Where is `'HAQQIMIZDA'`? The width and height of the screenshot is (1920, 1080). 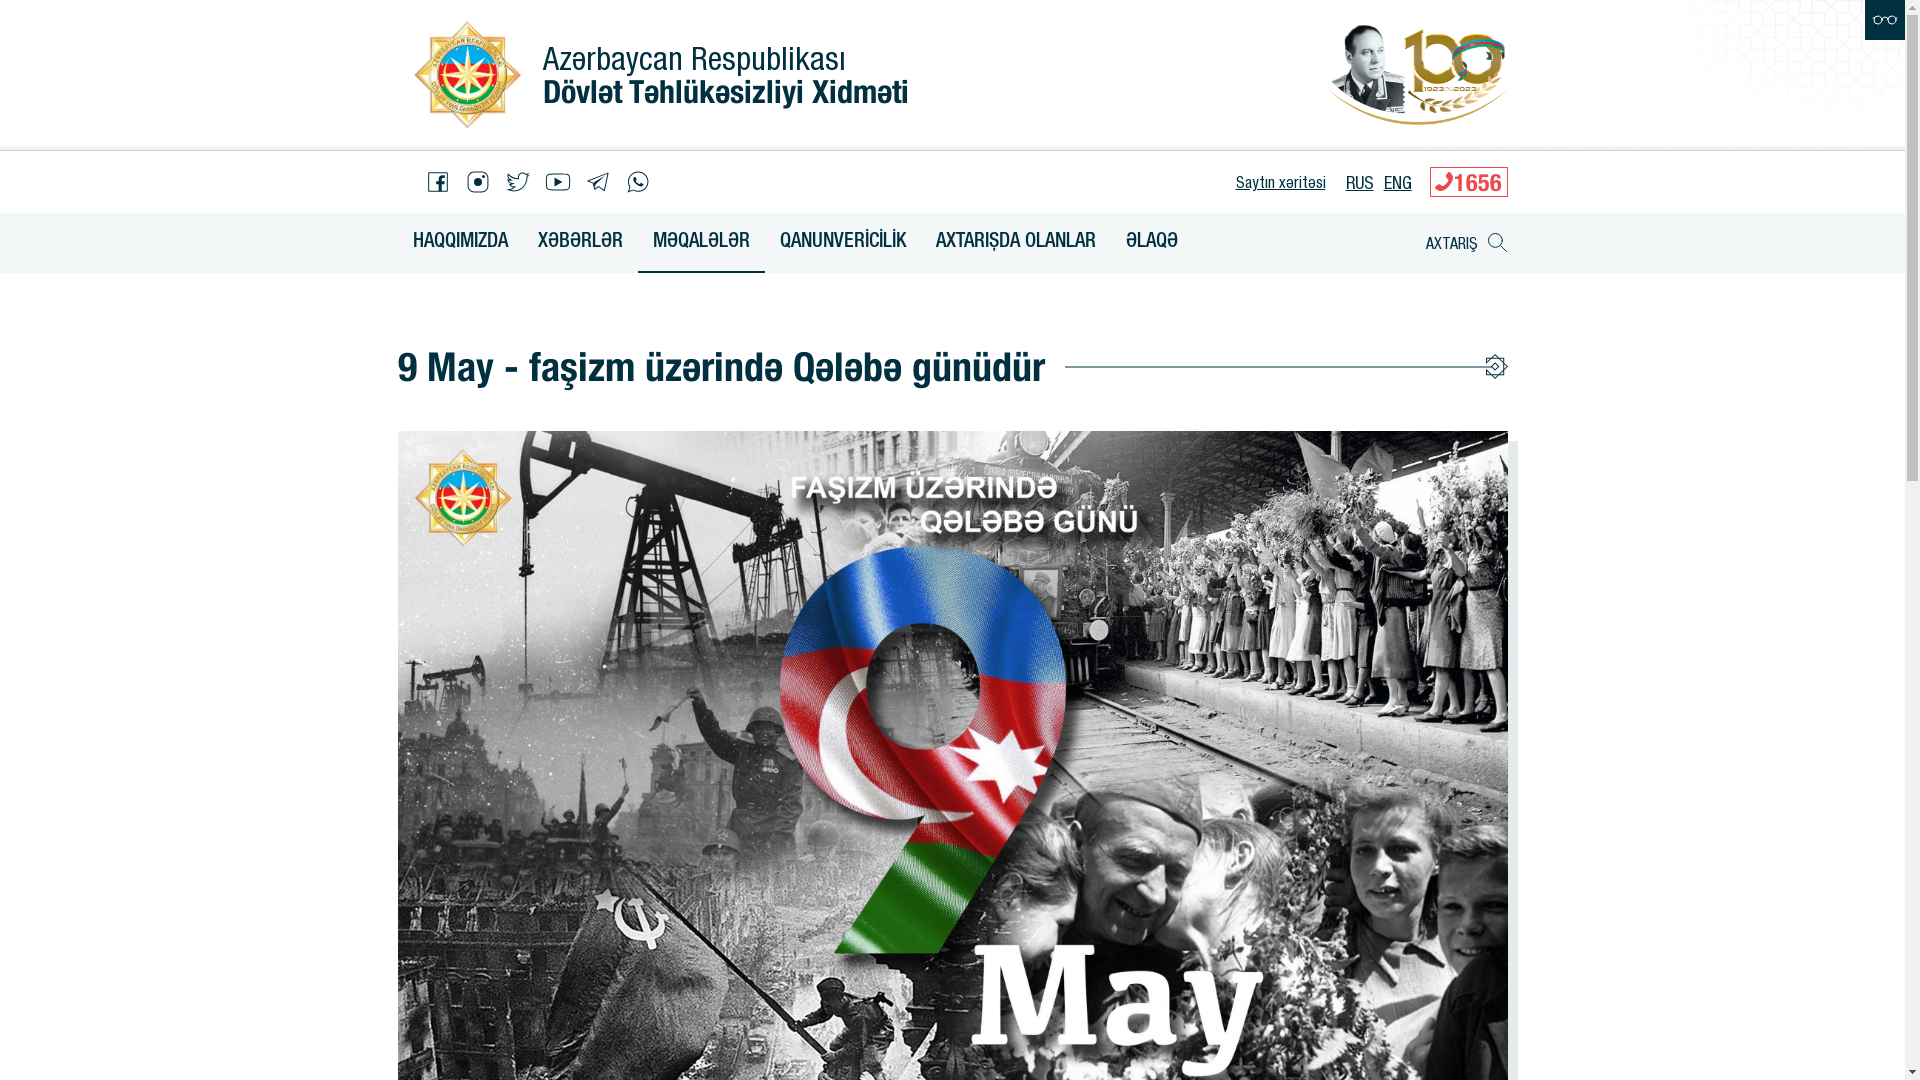 'HAQQIMIZDA' is located at coordinates (459, 242).